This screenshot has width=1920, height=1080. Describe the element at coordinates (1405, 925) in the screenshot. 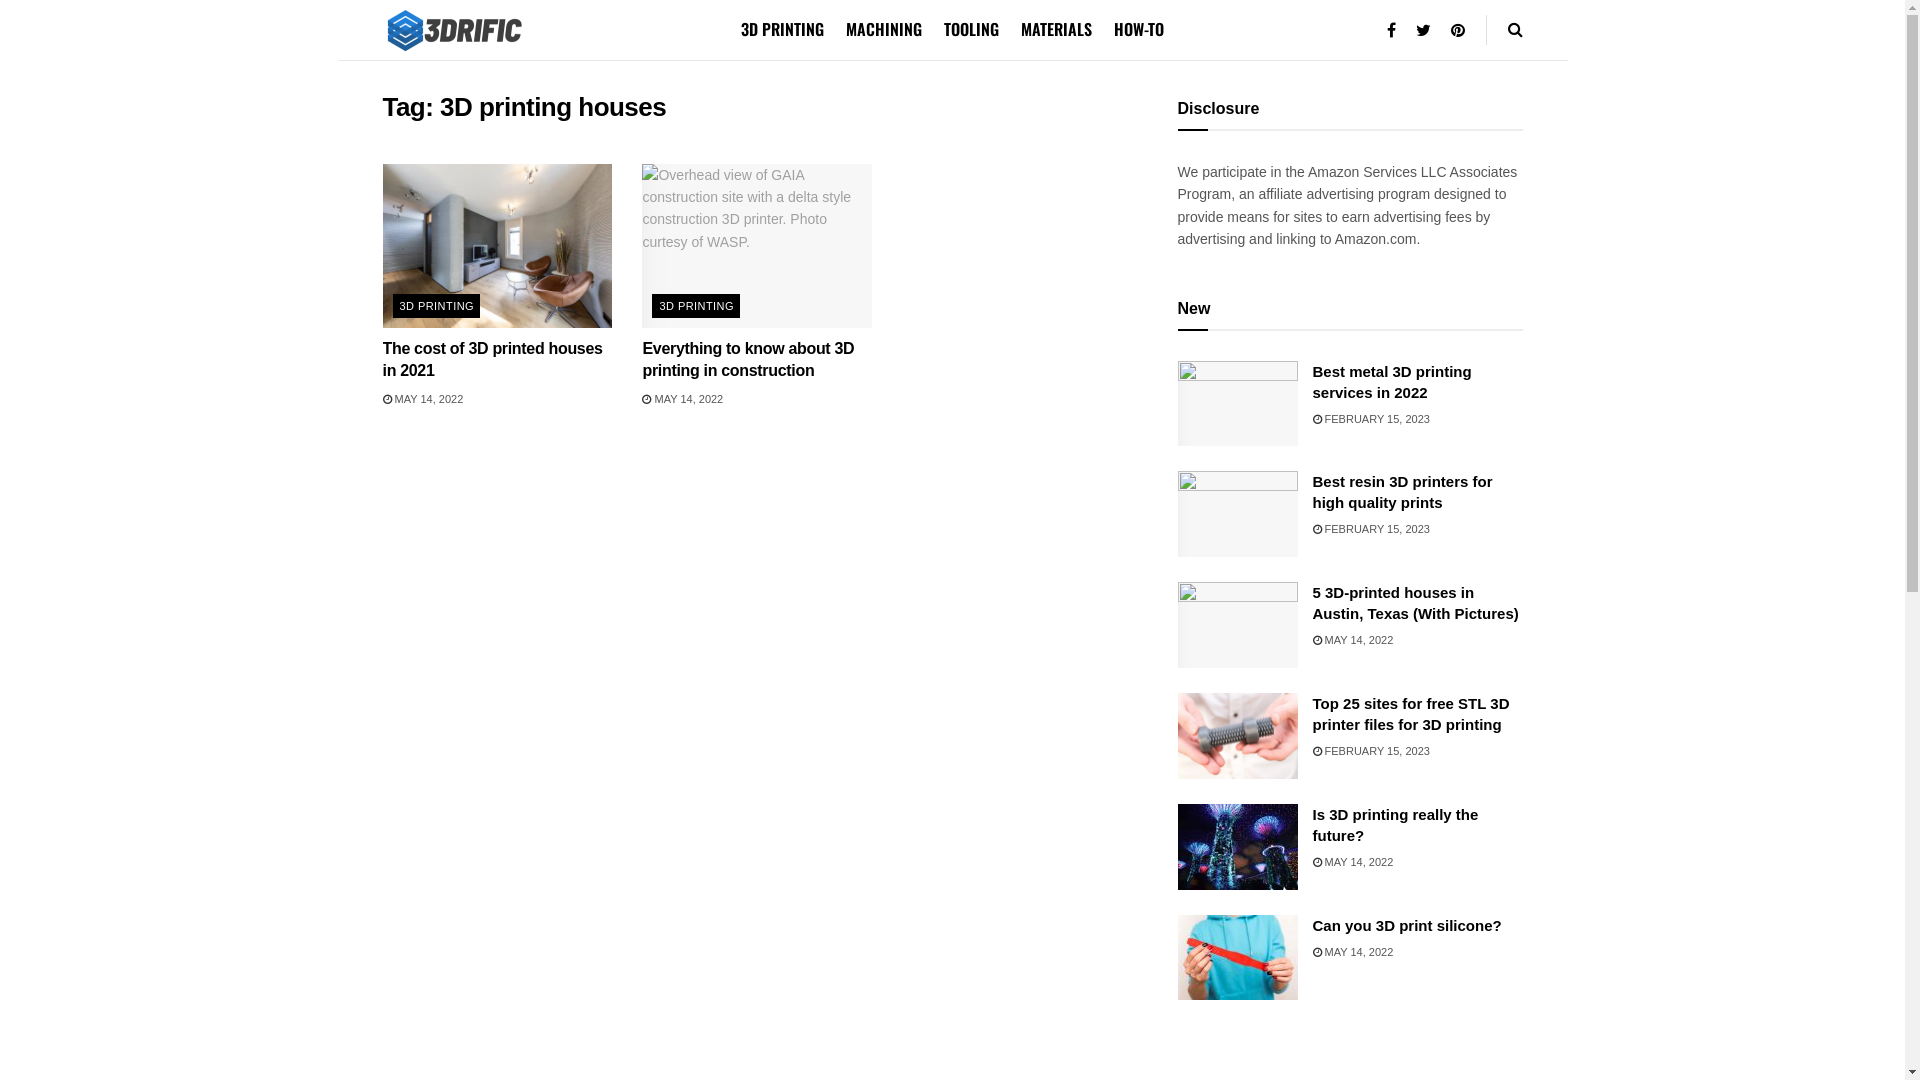

I see `'Can you 3D print silicone?'` at that location.